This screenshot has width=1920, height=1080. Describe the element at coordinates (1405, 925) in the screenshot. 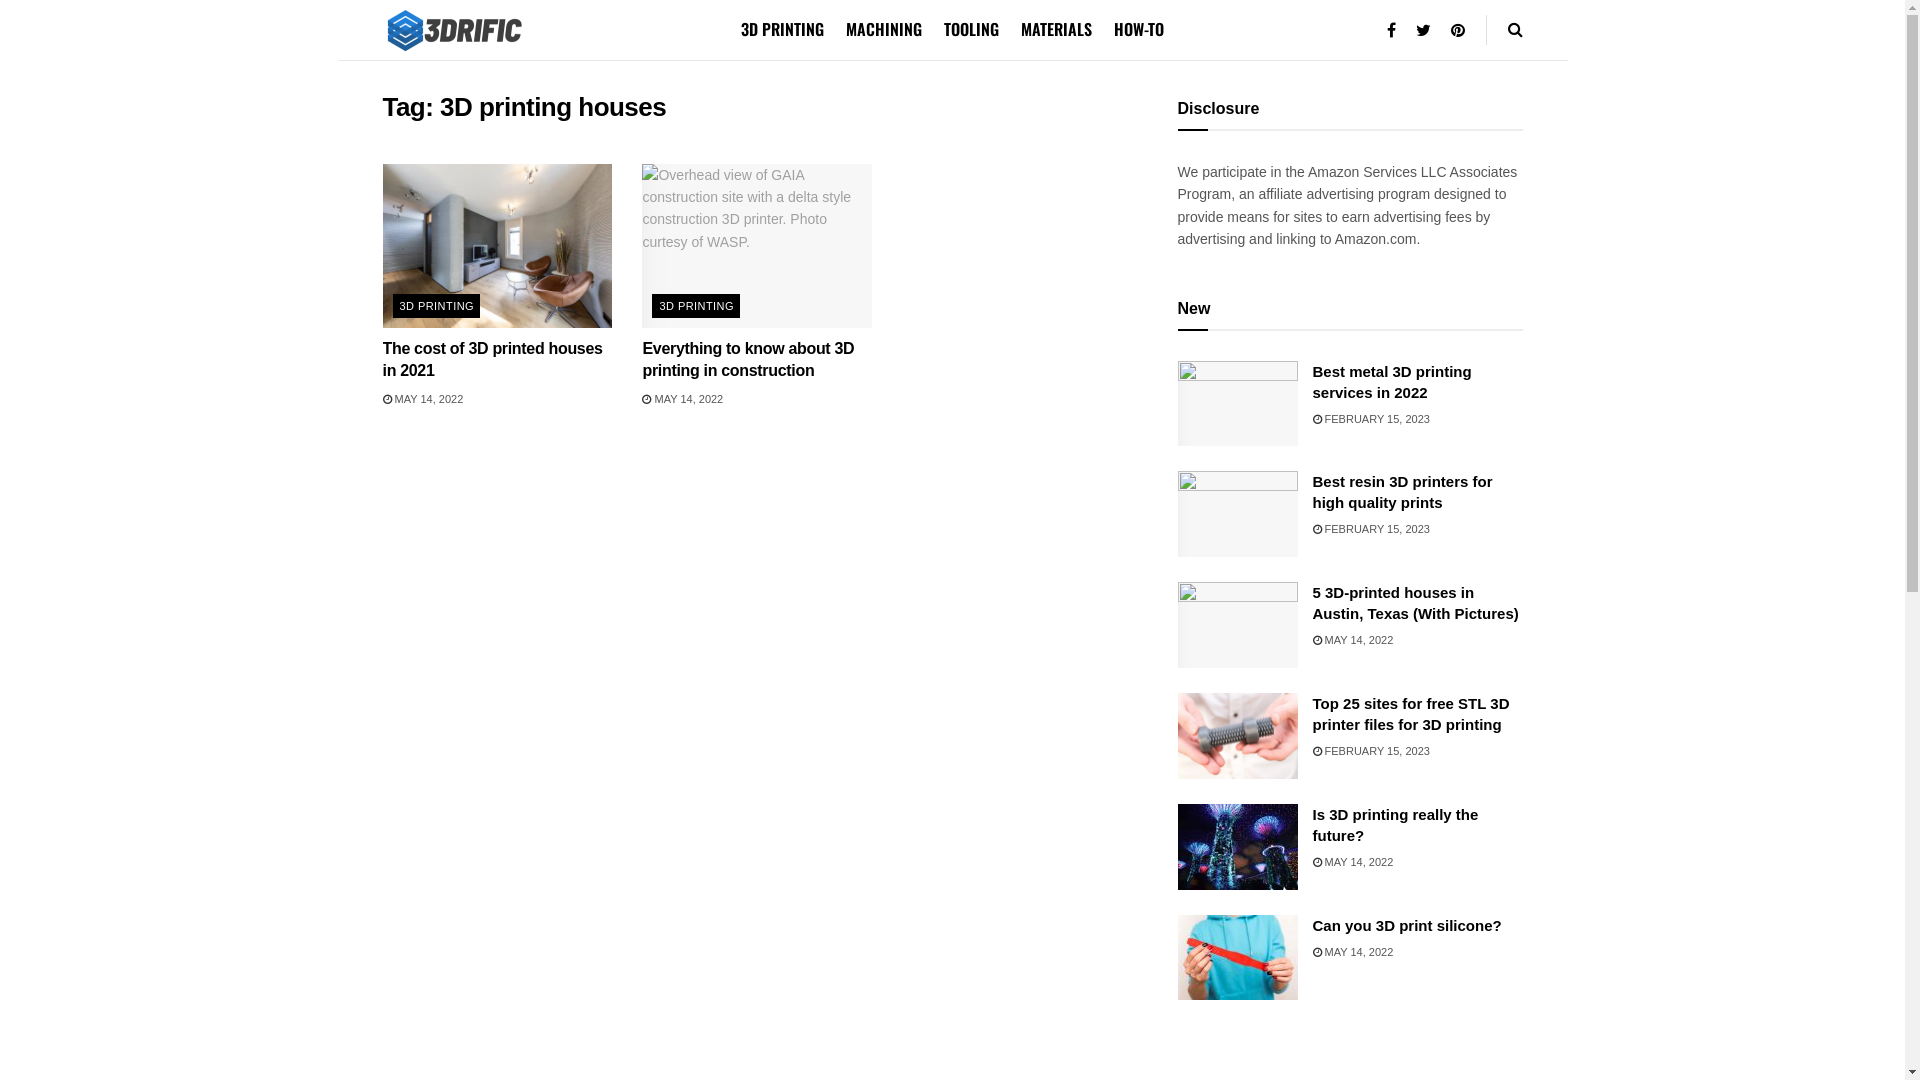

I see `'Can you 3D print silicone?'` at that location.